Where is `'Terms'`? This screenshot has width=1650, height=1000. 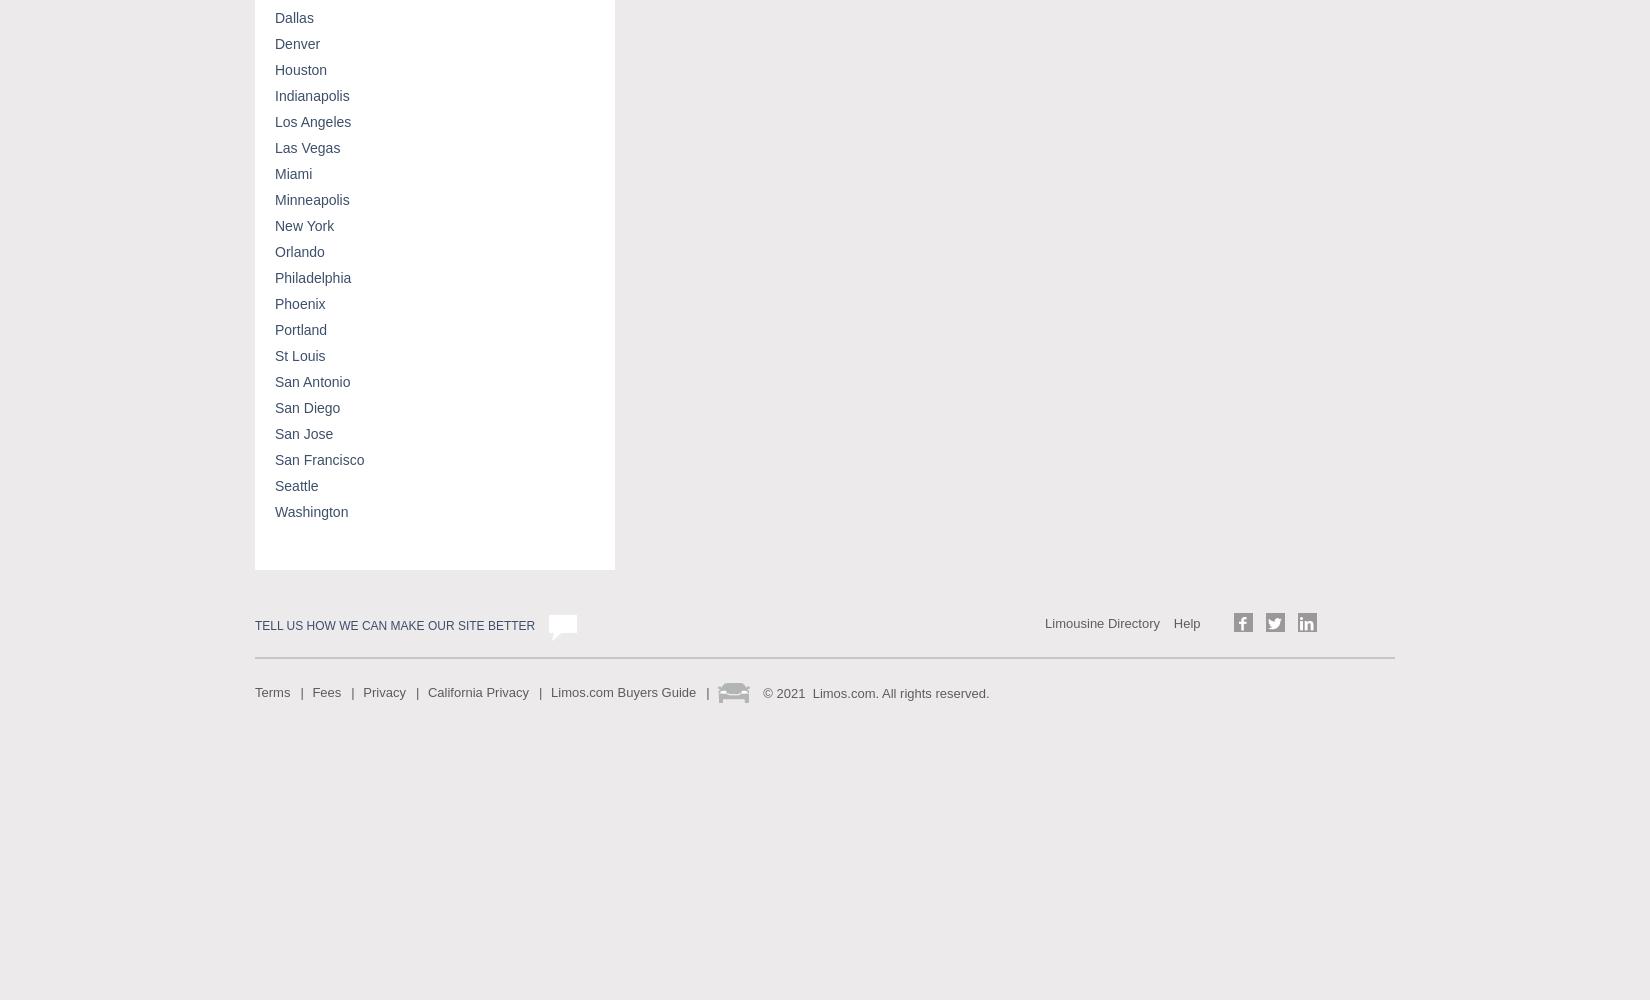
'Terms' is located at coordinates (272, 690).